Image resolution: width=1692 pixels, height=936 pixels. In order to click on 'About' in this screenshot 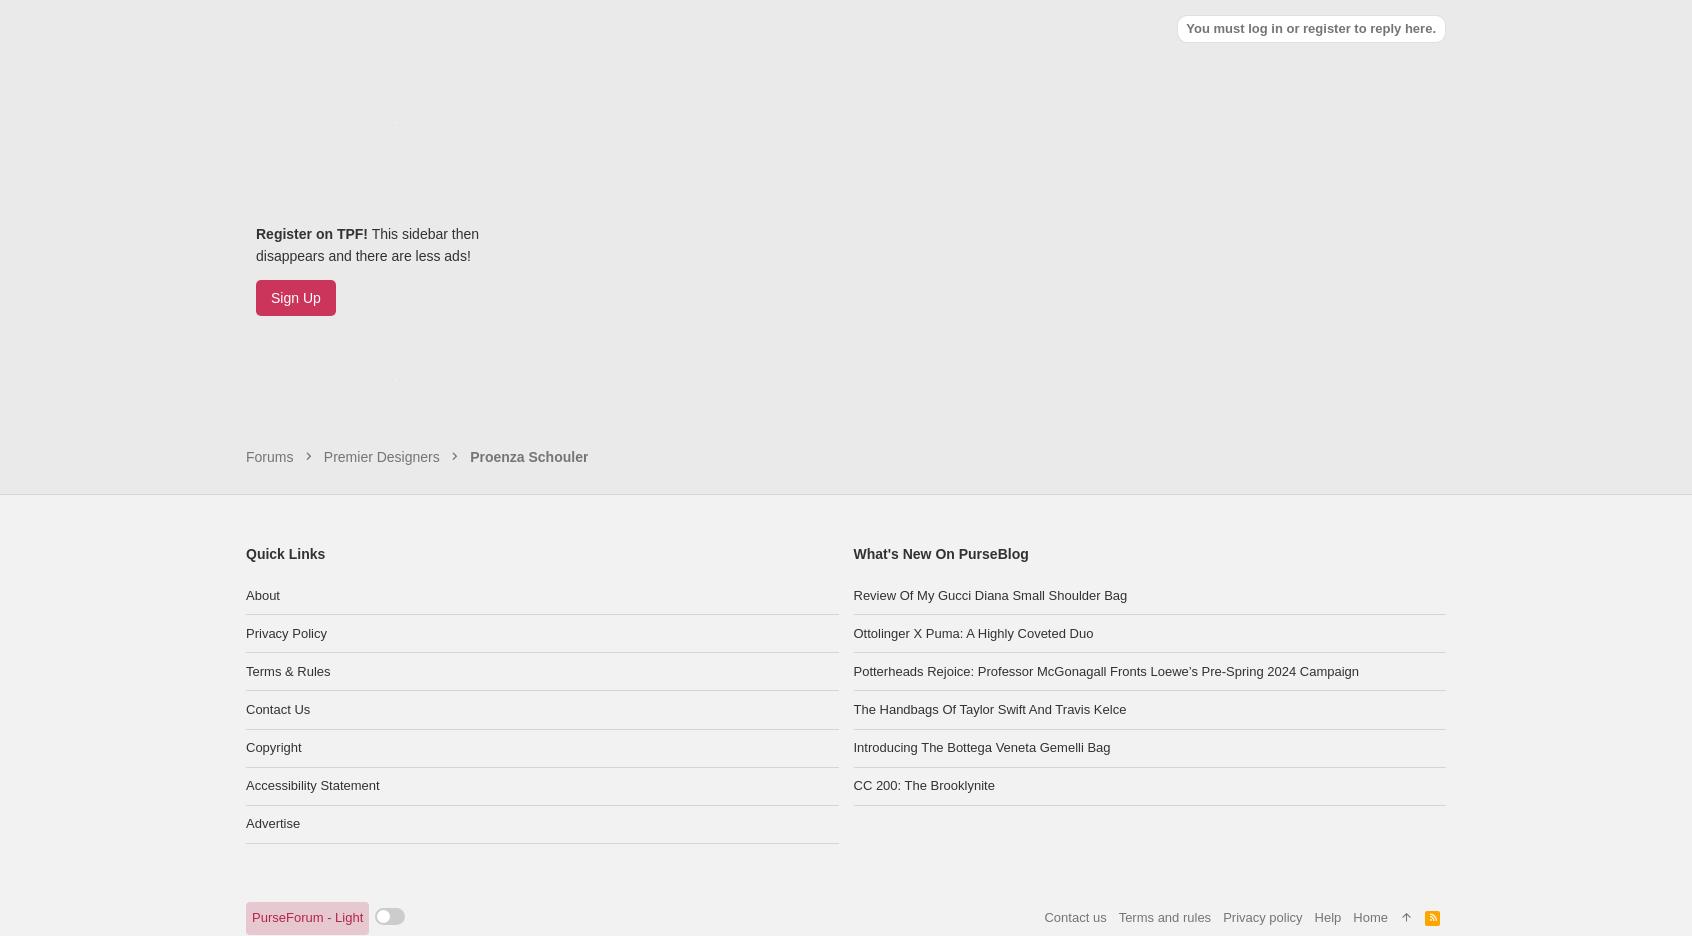, I will do `click(262, 495)`.